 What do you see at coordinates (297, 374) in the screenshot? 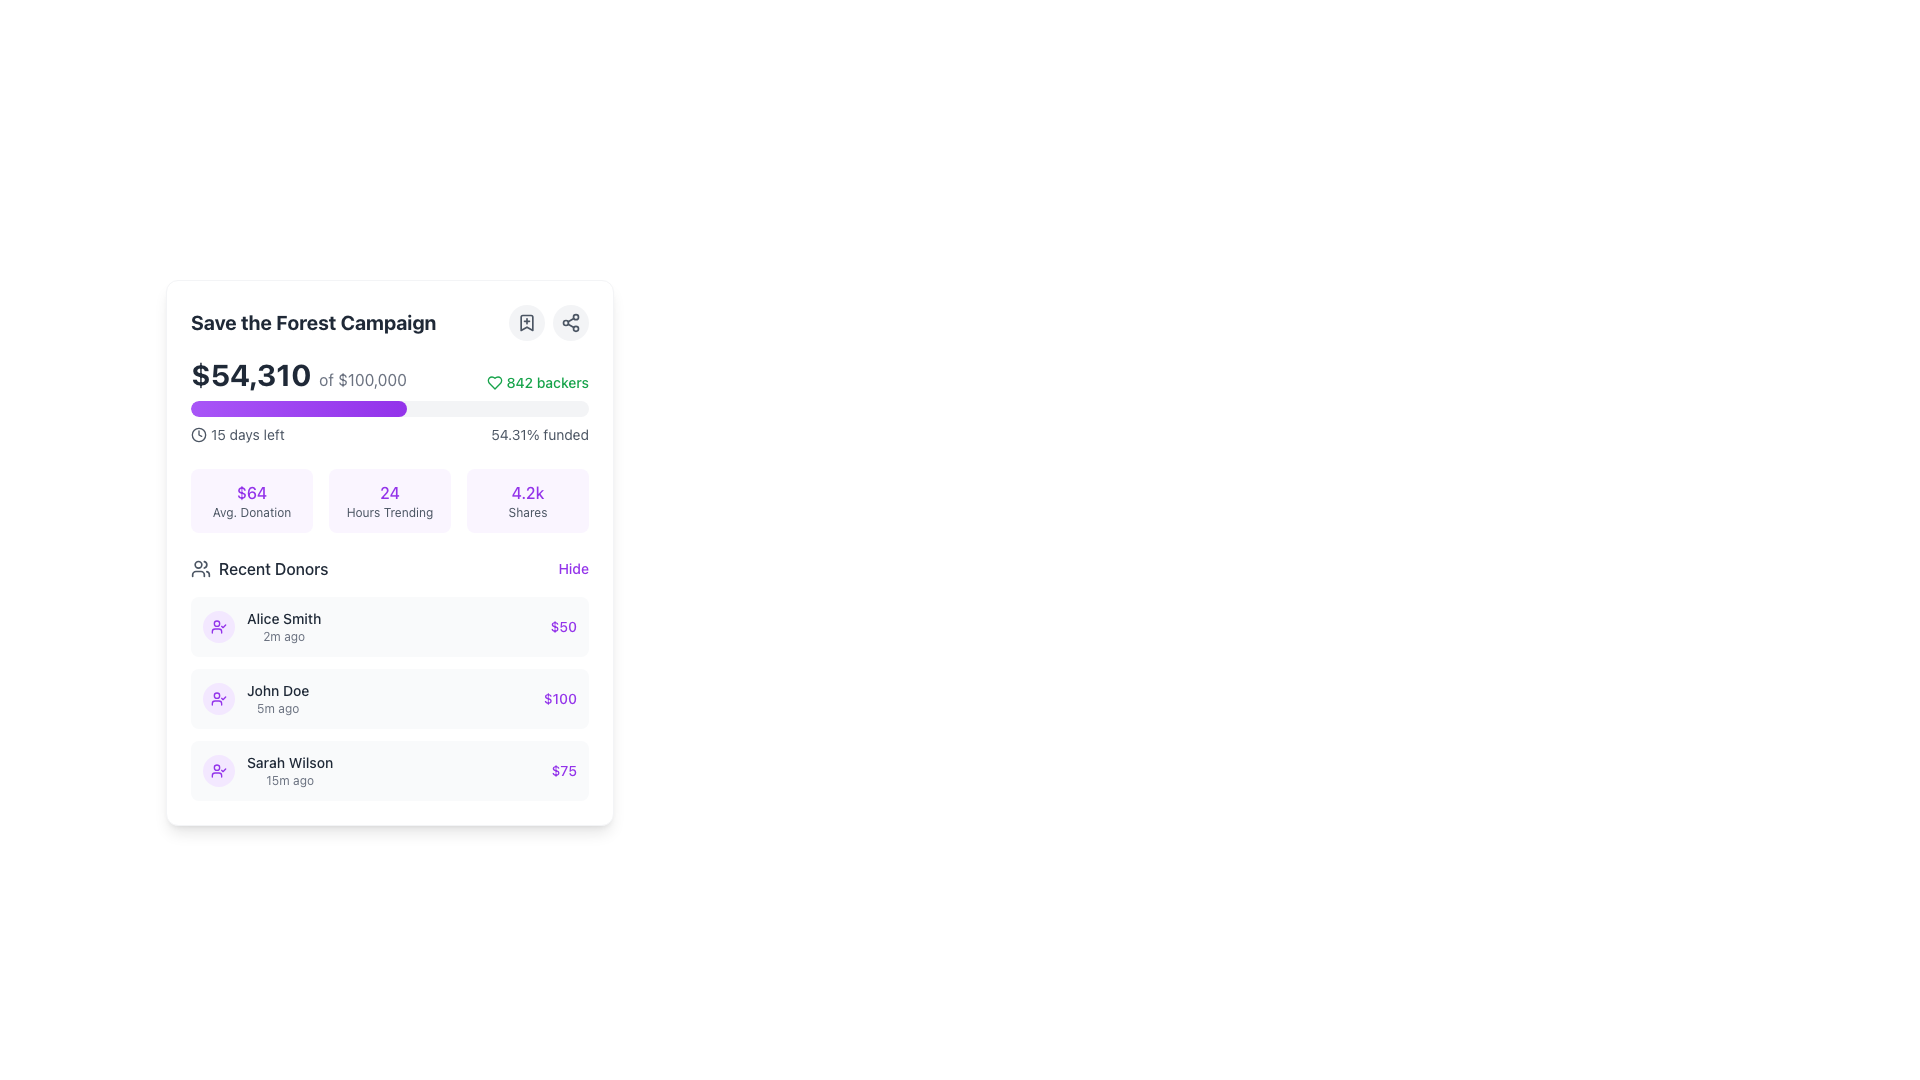
I see `text label displaying the amount '$54,310' and the additional information 'of $100,000' which is part of a rectangular white panel near the top-left section of the interface` at bounding box center [297, 374].